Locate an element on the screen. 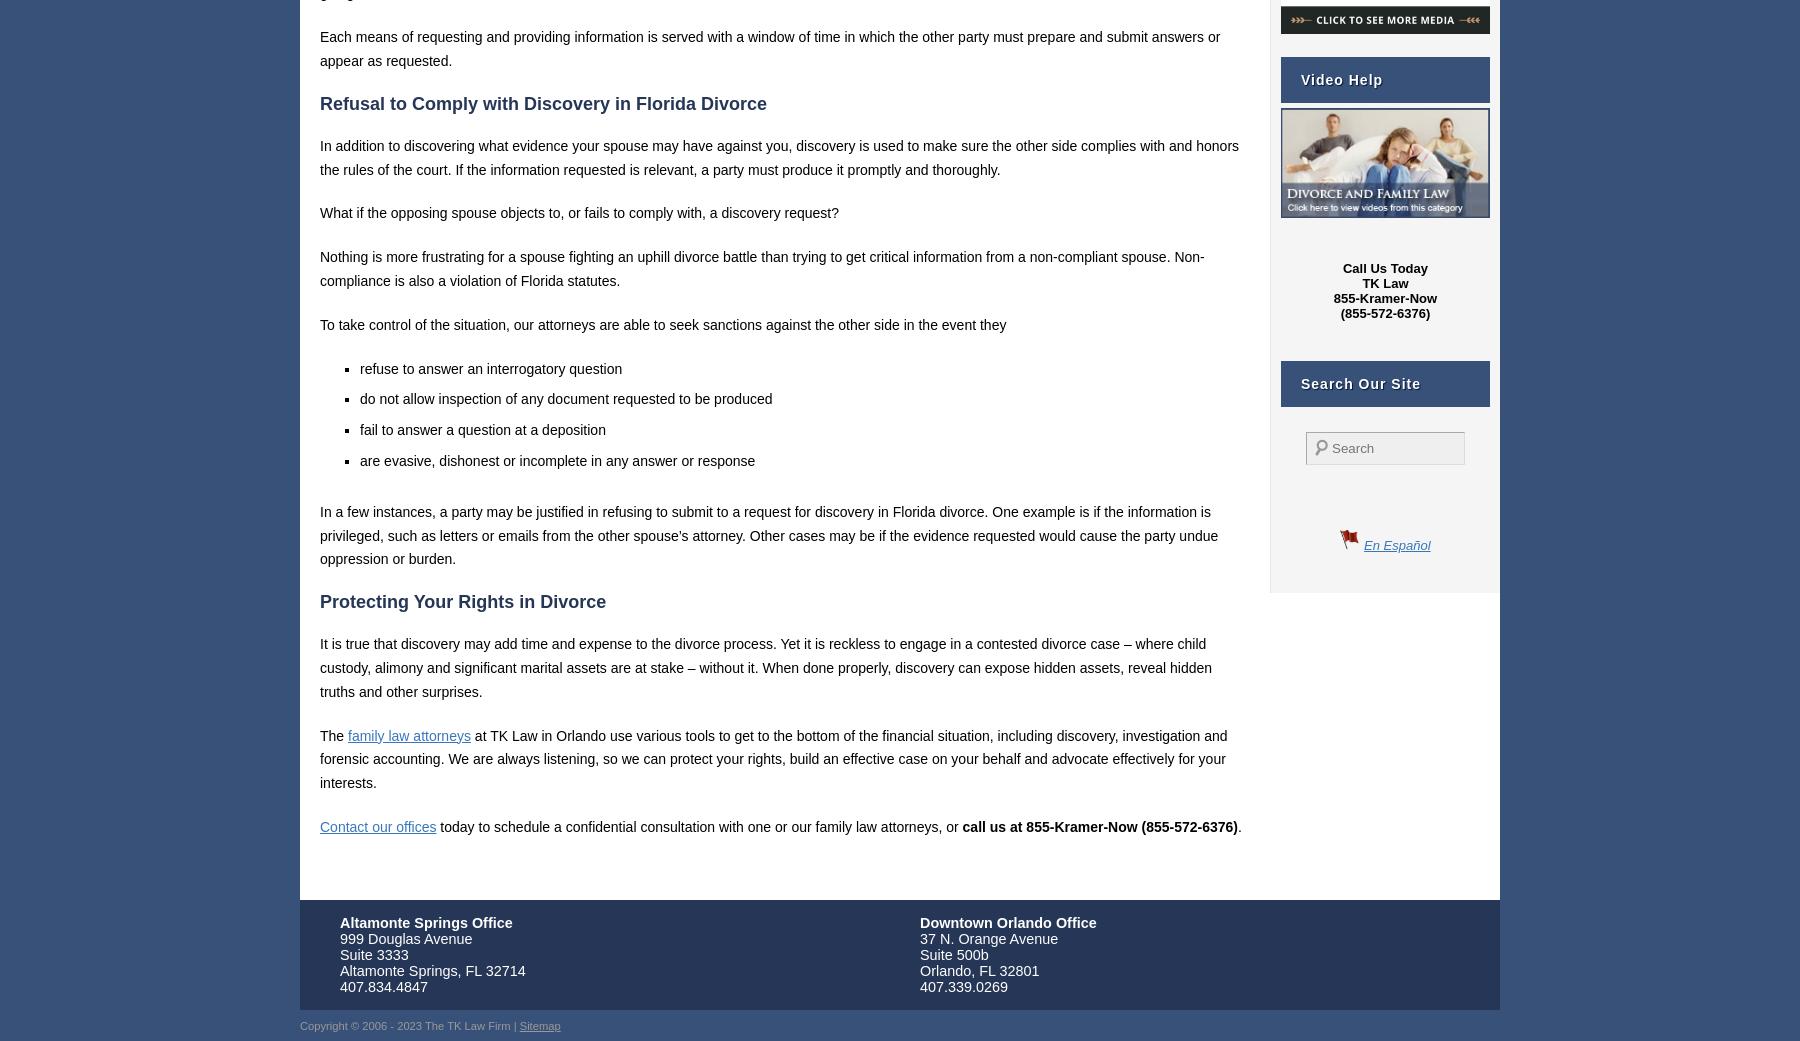 Image resolution: width=1800 pixels, height=1041 pixels. '407.834.4847' is located at coordinates (383, 986).